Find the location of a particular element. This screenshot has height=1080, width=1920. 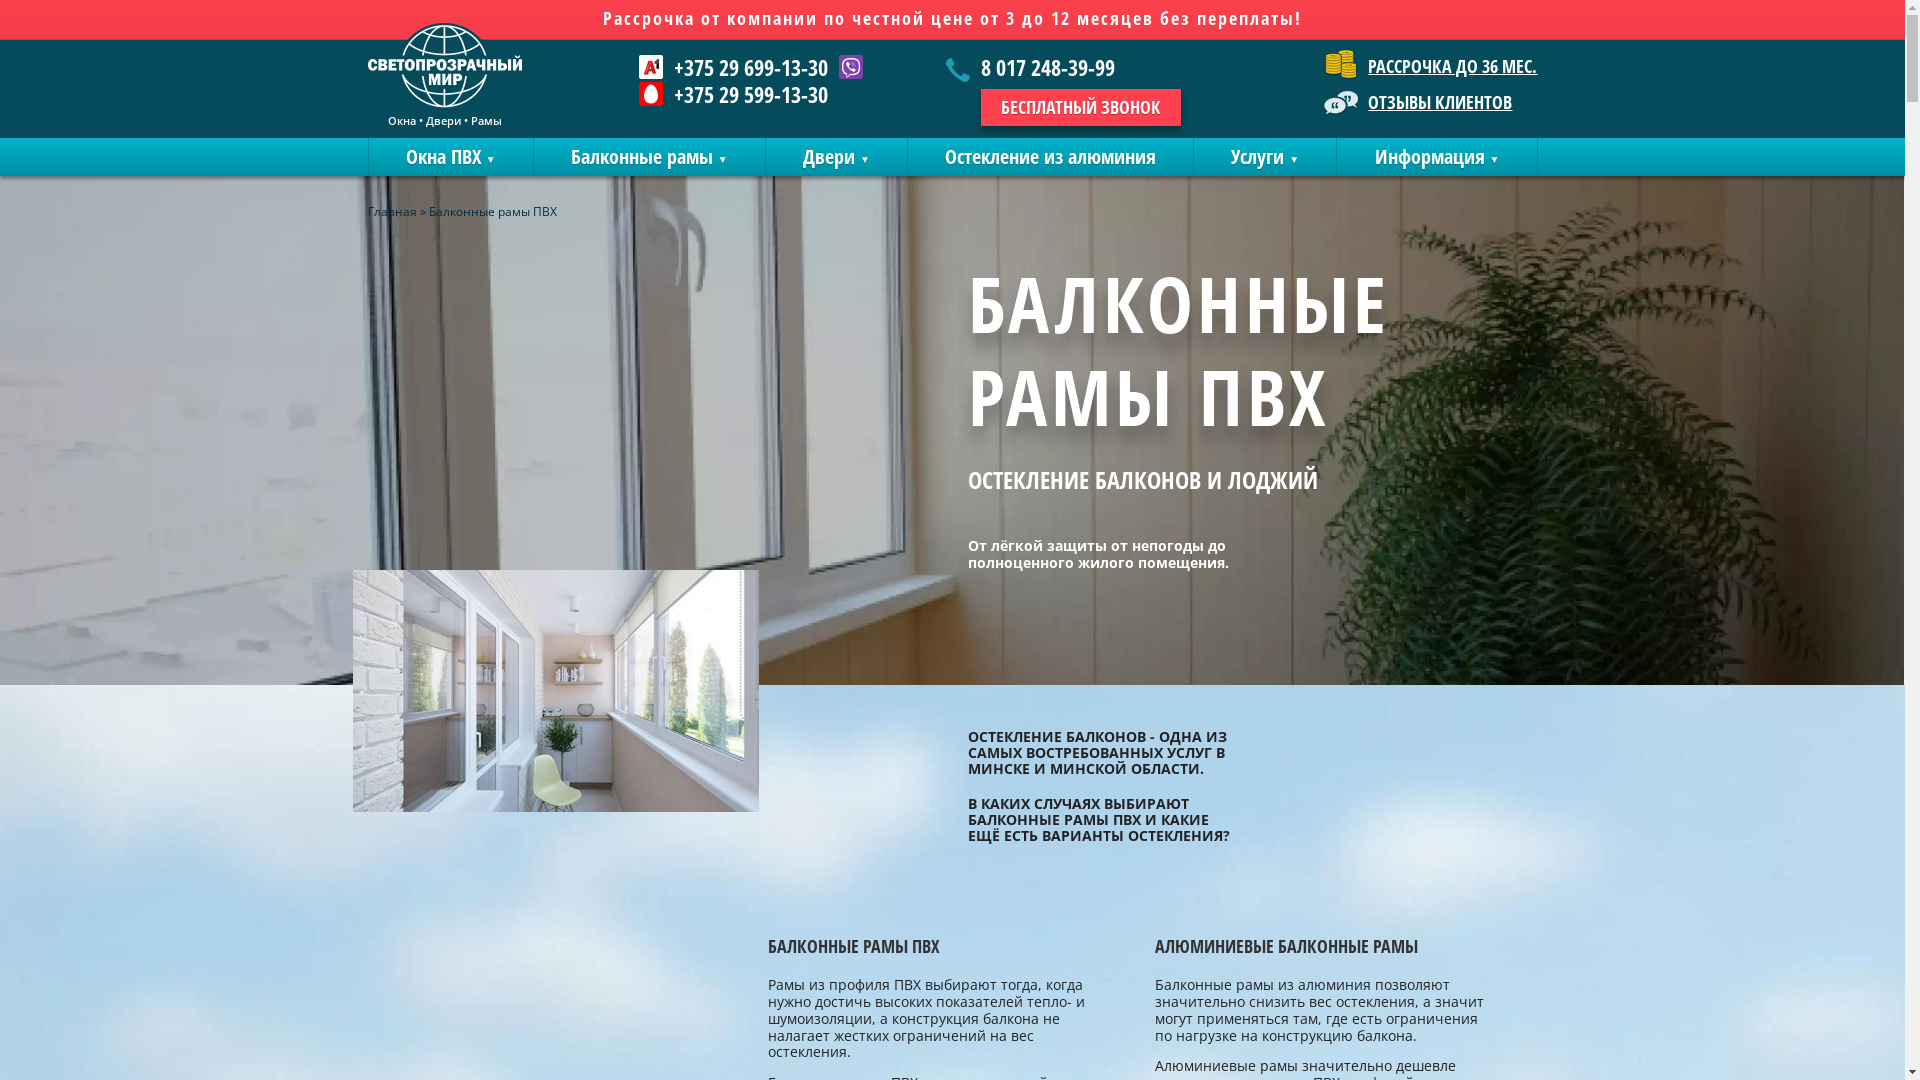

'+375 29 599-13-30' is located at coordinates (732, 93).